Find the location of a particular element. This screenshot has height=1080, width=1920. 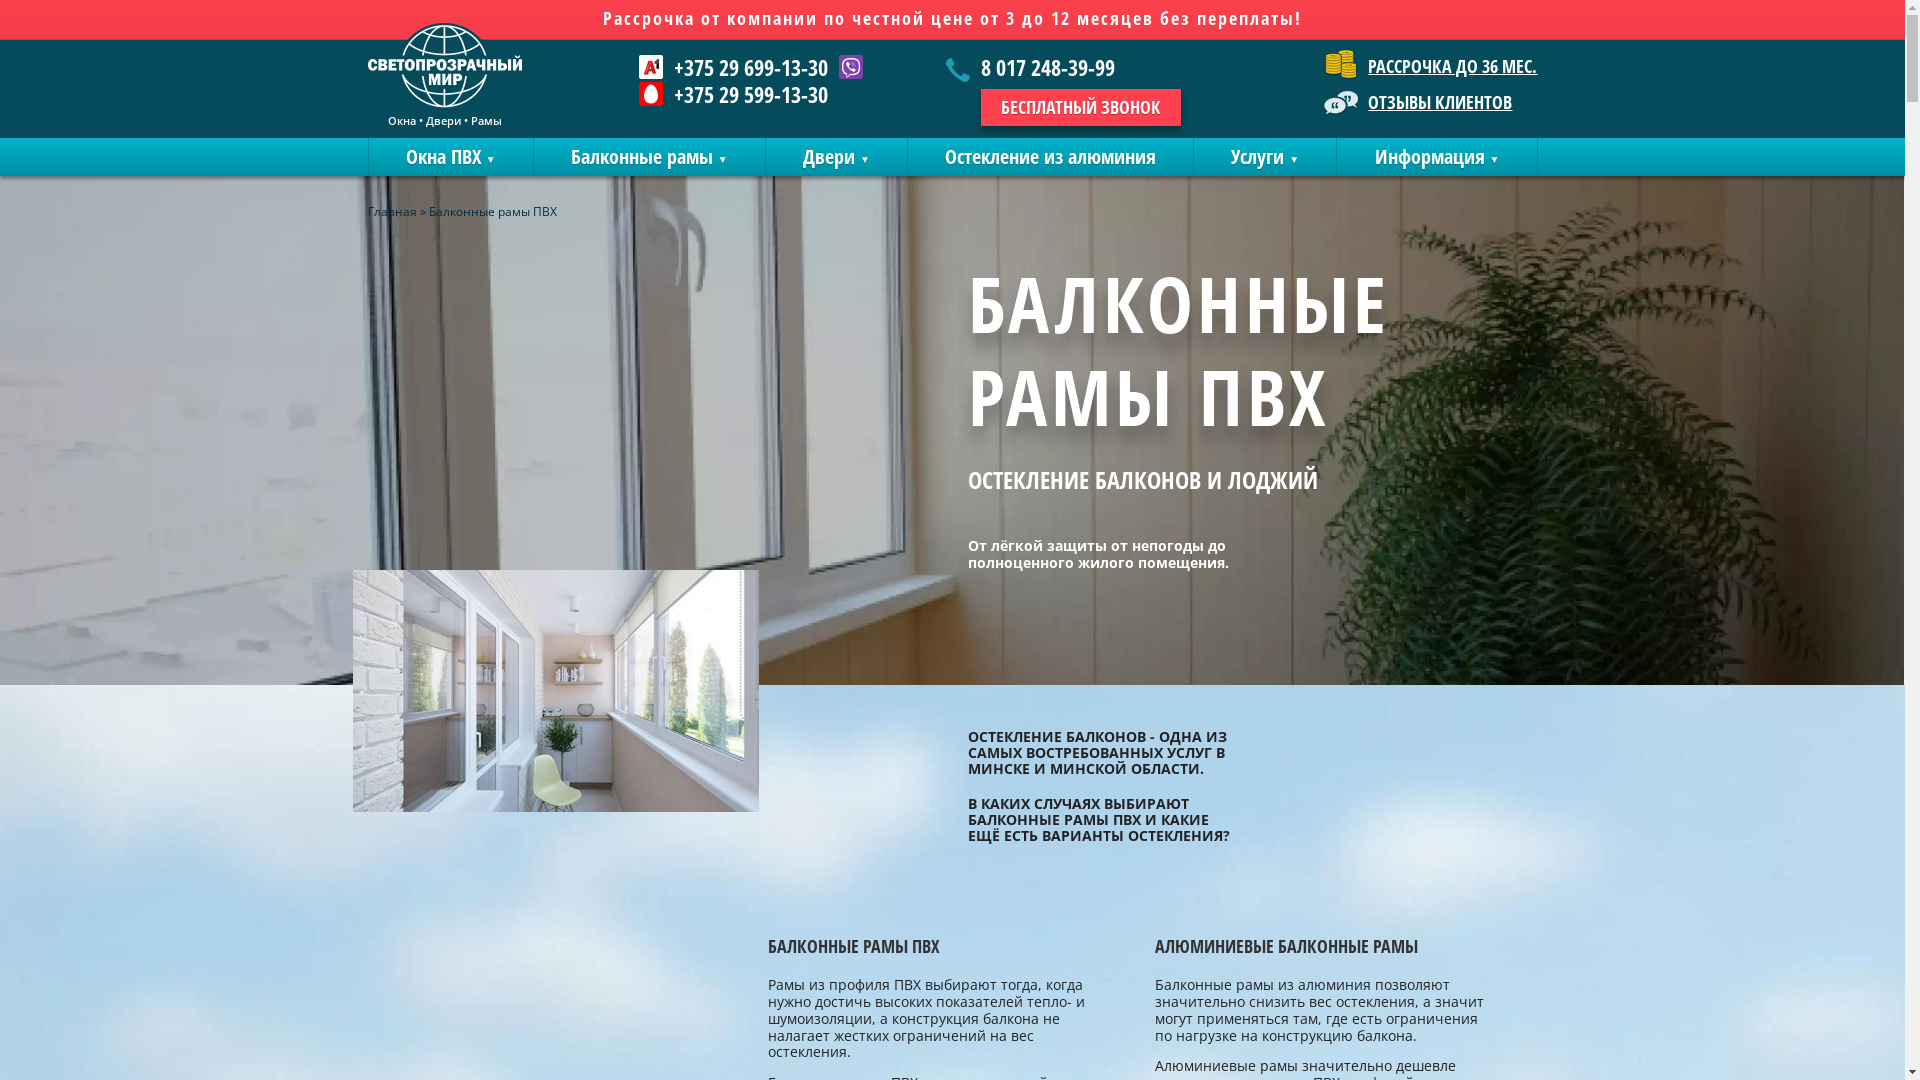

'+375 29 599-13-30' is located at coordinates (732, 93).